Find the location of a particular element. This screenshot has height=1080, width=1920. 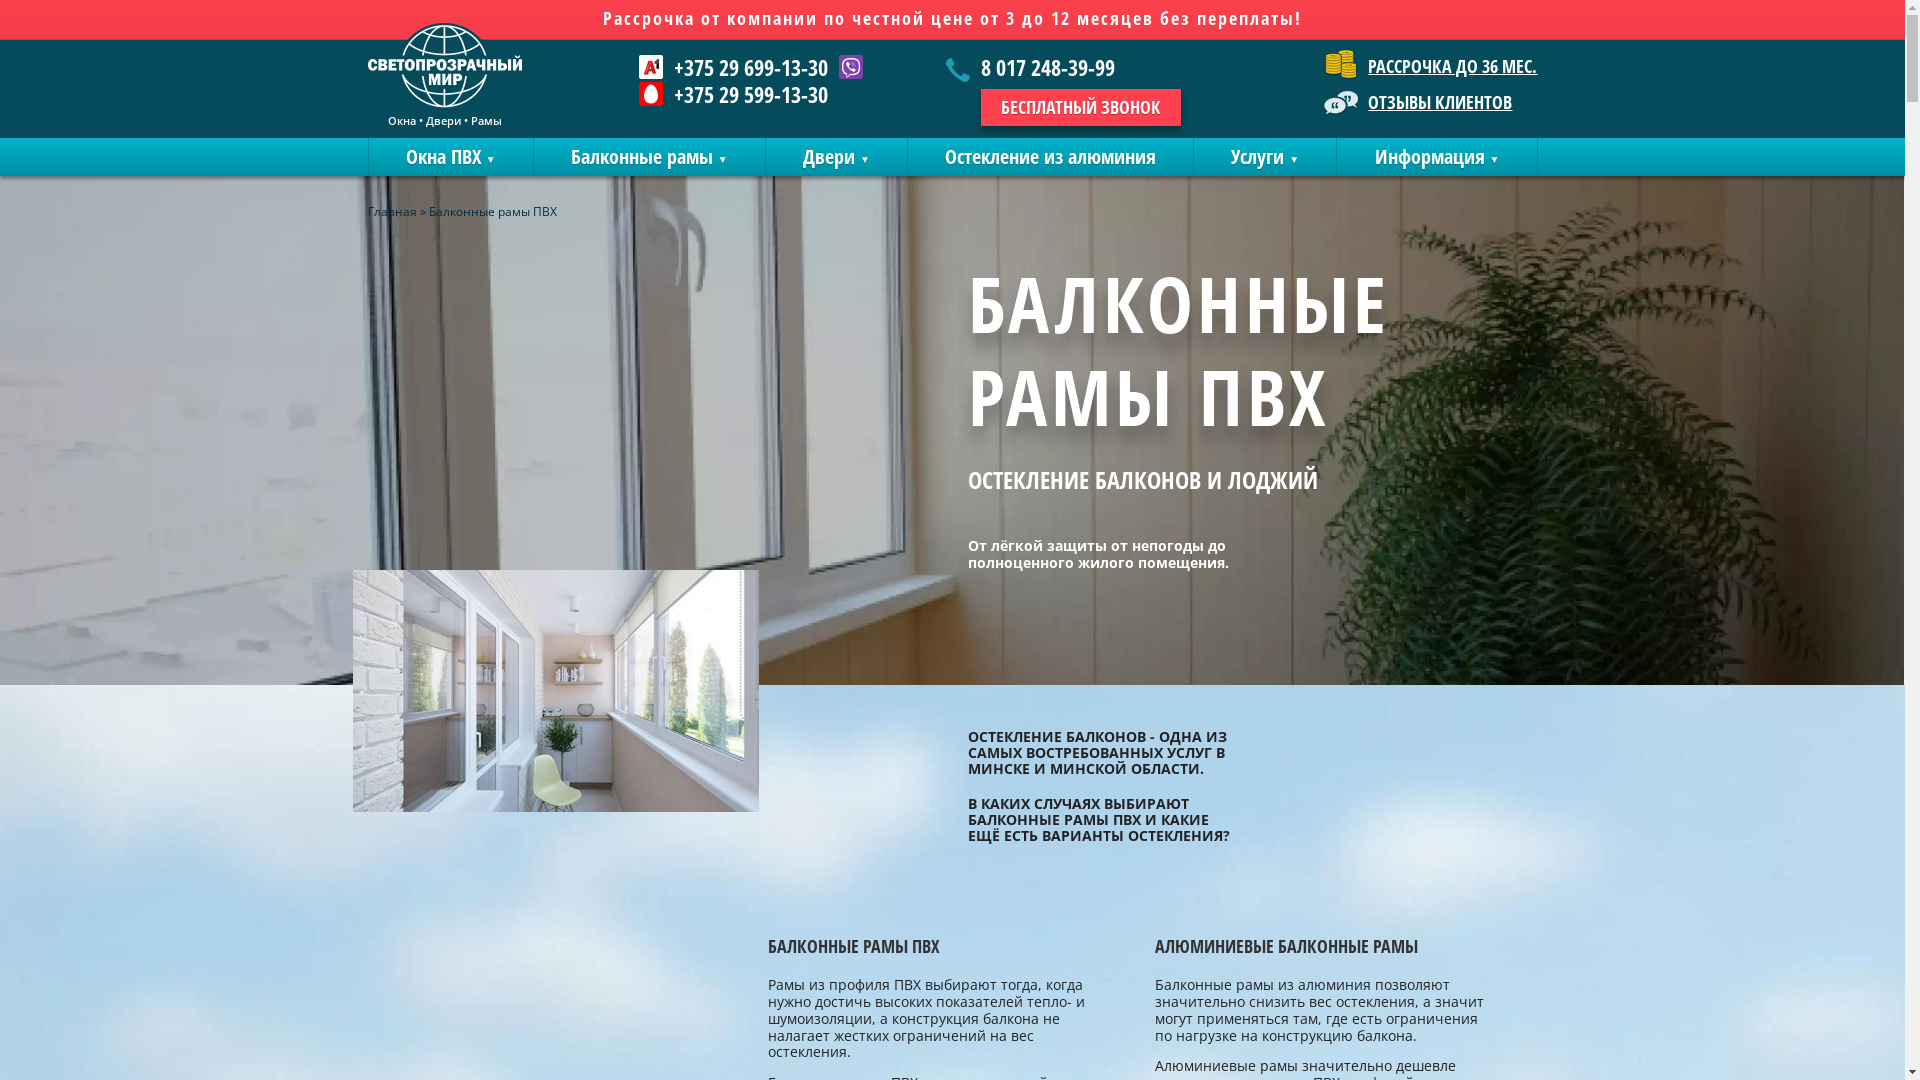

'+375 29 599-13-30' is located at coordinates (732, 93).